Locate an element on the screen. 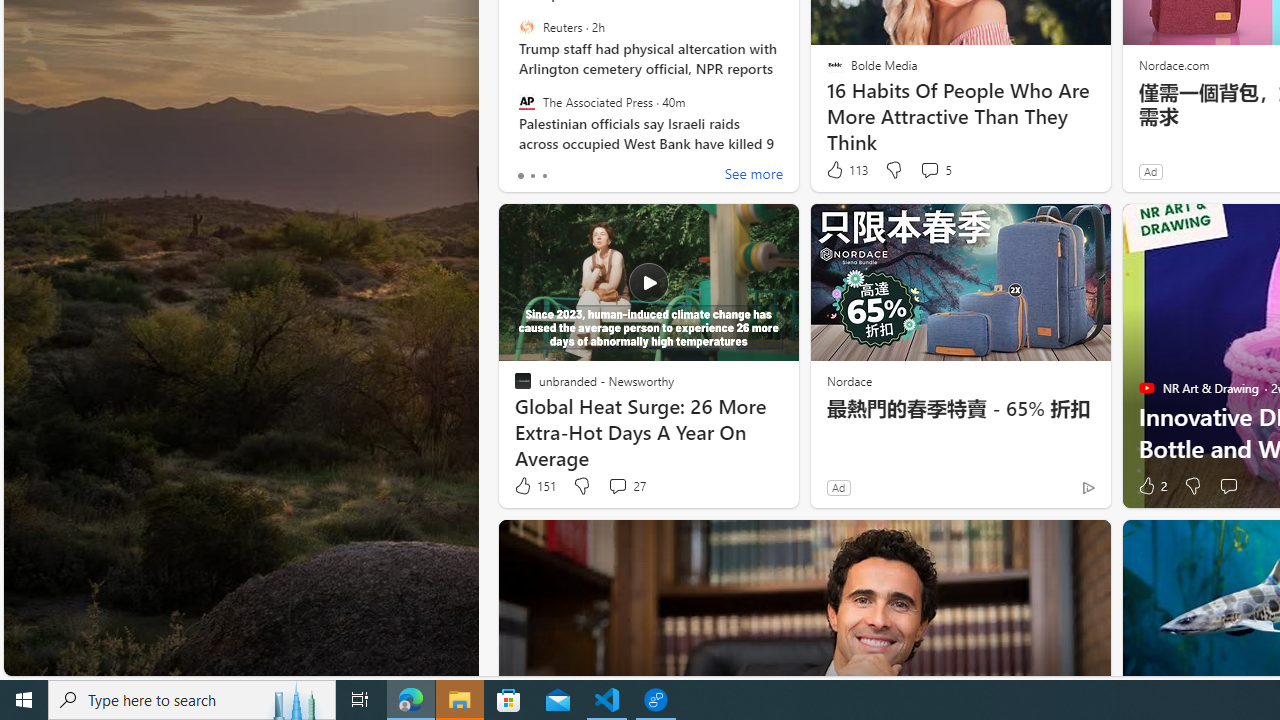 This screenshot has width=1280, height=720. 'The Associated Press' is located at coordinates (526, 101).